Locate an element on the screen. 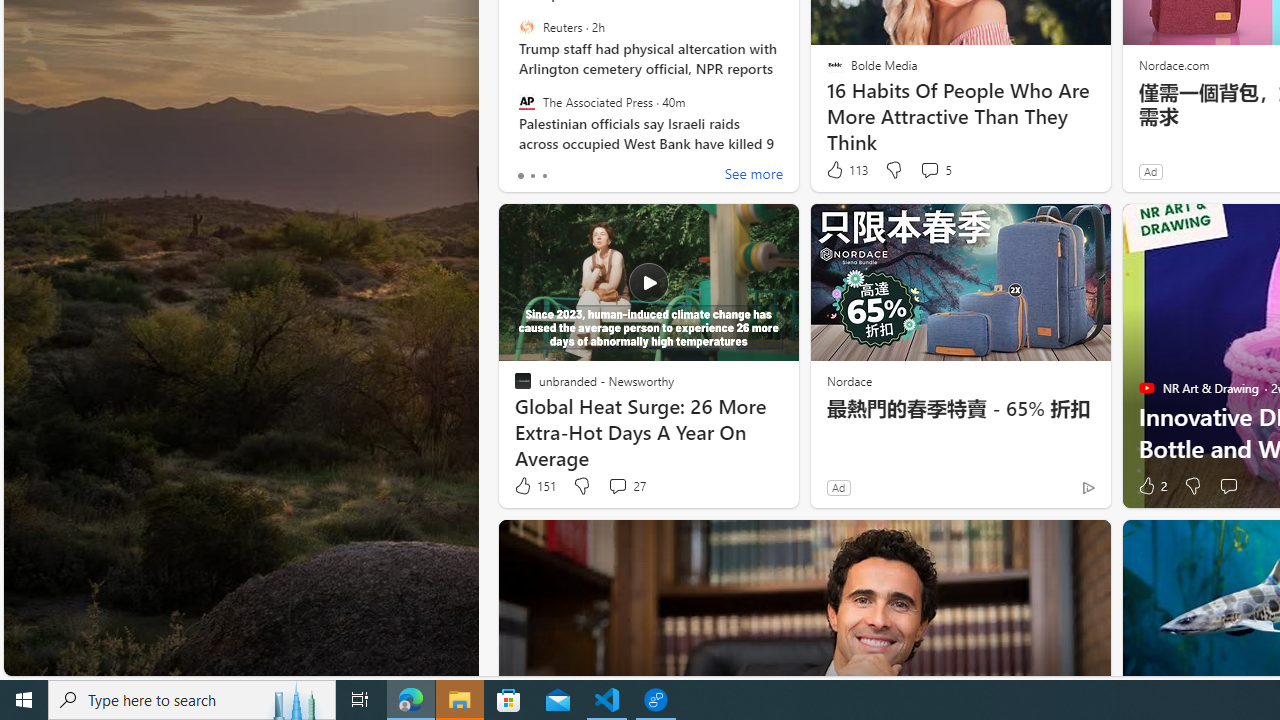 This screenshot has width=1280, height=720. 'The Associated Press' is located at coordinates (526, 101).